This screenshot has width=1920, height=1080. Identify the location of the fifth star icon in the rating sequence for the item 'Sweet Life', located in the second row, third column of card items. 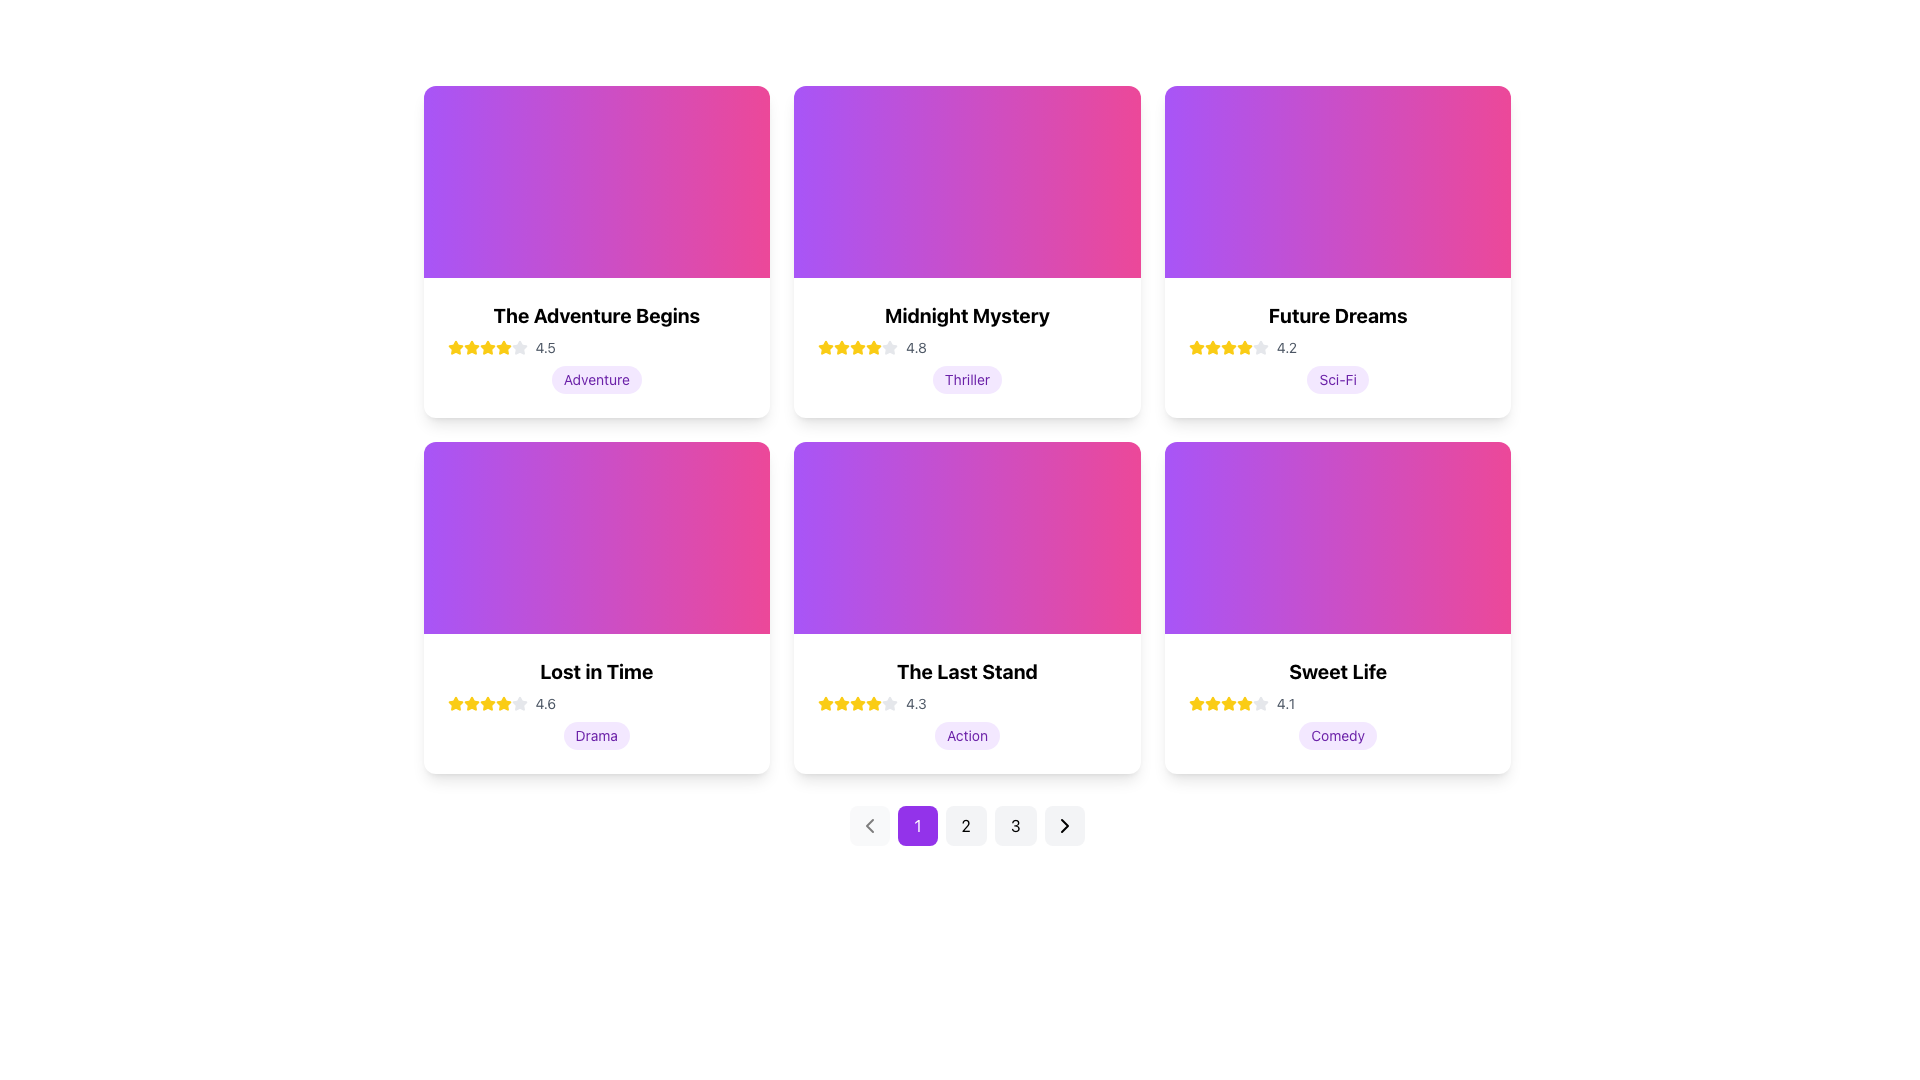
(1243, 703).